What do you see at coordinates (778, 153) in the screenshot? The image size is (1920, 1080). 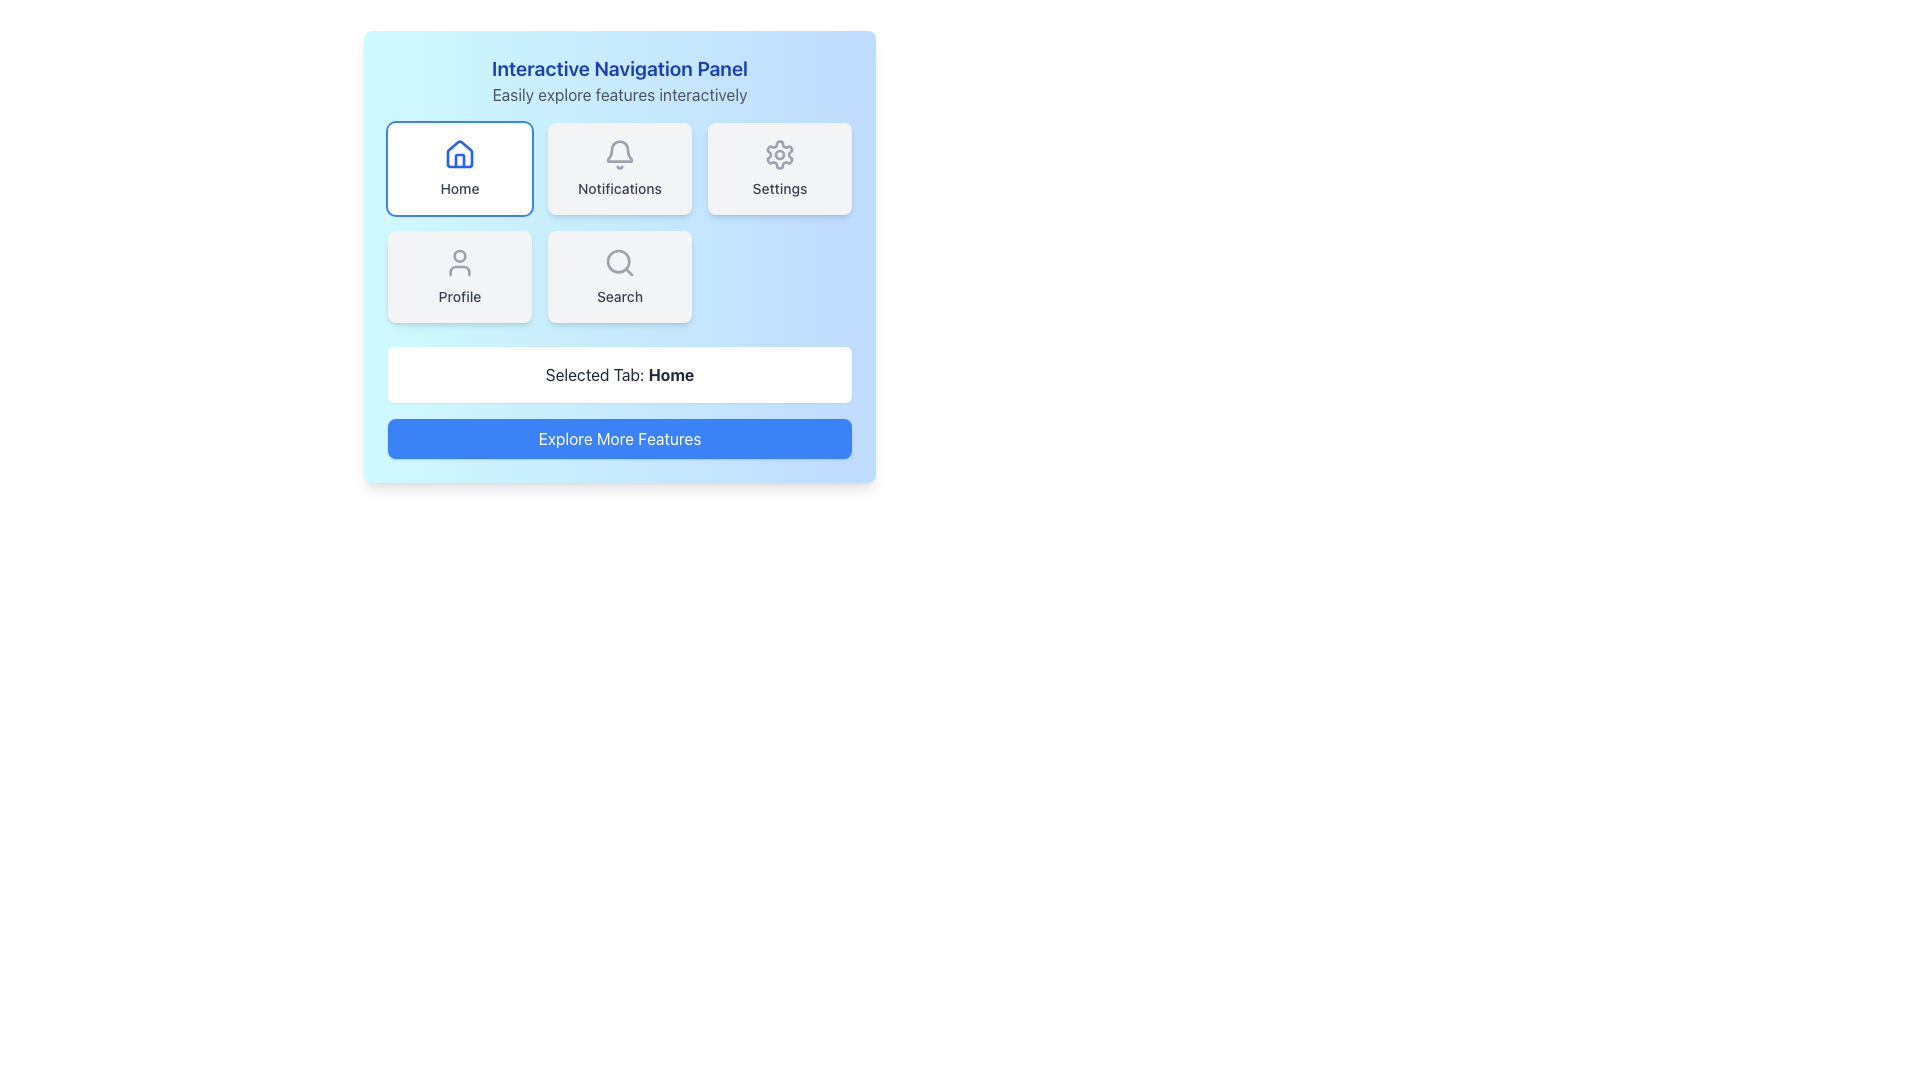 I see `the gear icon located inside the 'Settings' button in the top right corner of the main navigation panel` at bounding box center [778, 153].